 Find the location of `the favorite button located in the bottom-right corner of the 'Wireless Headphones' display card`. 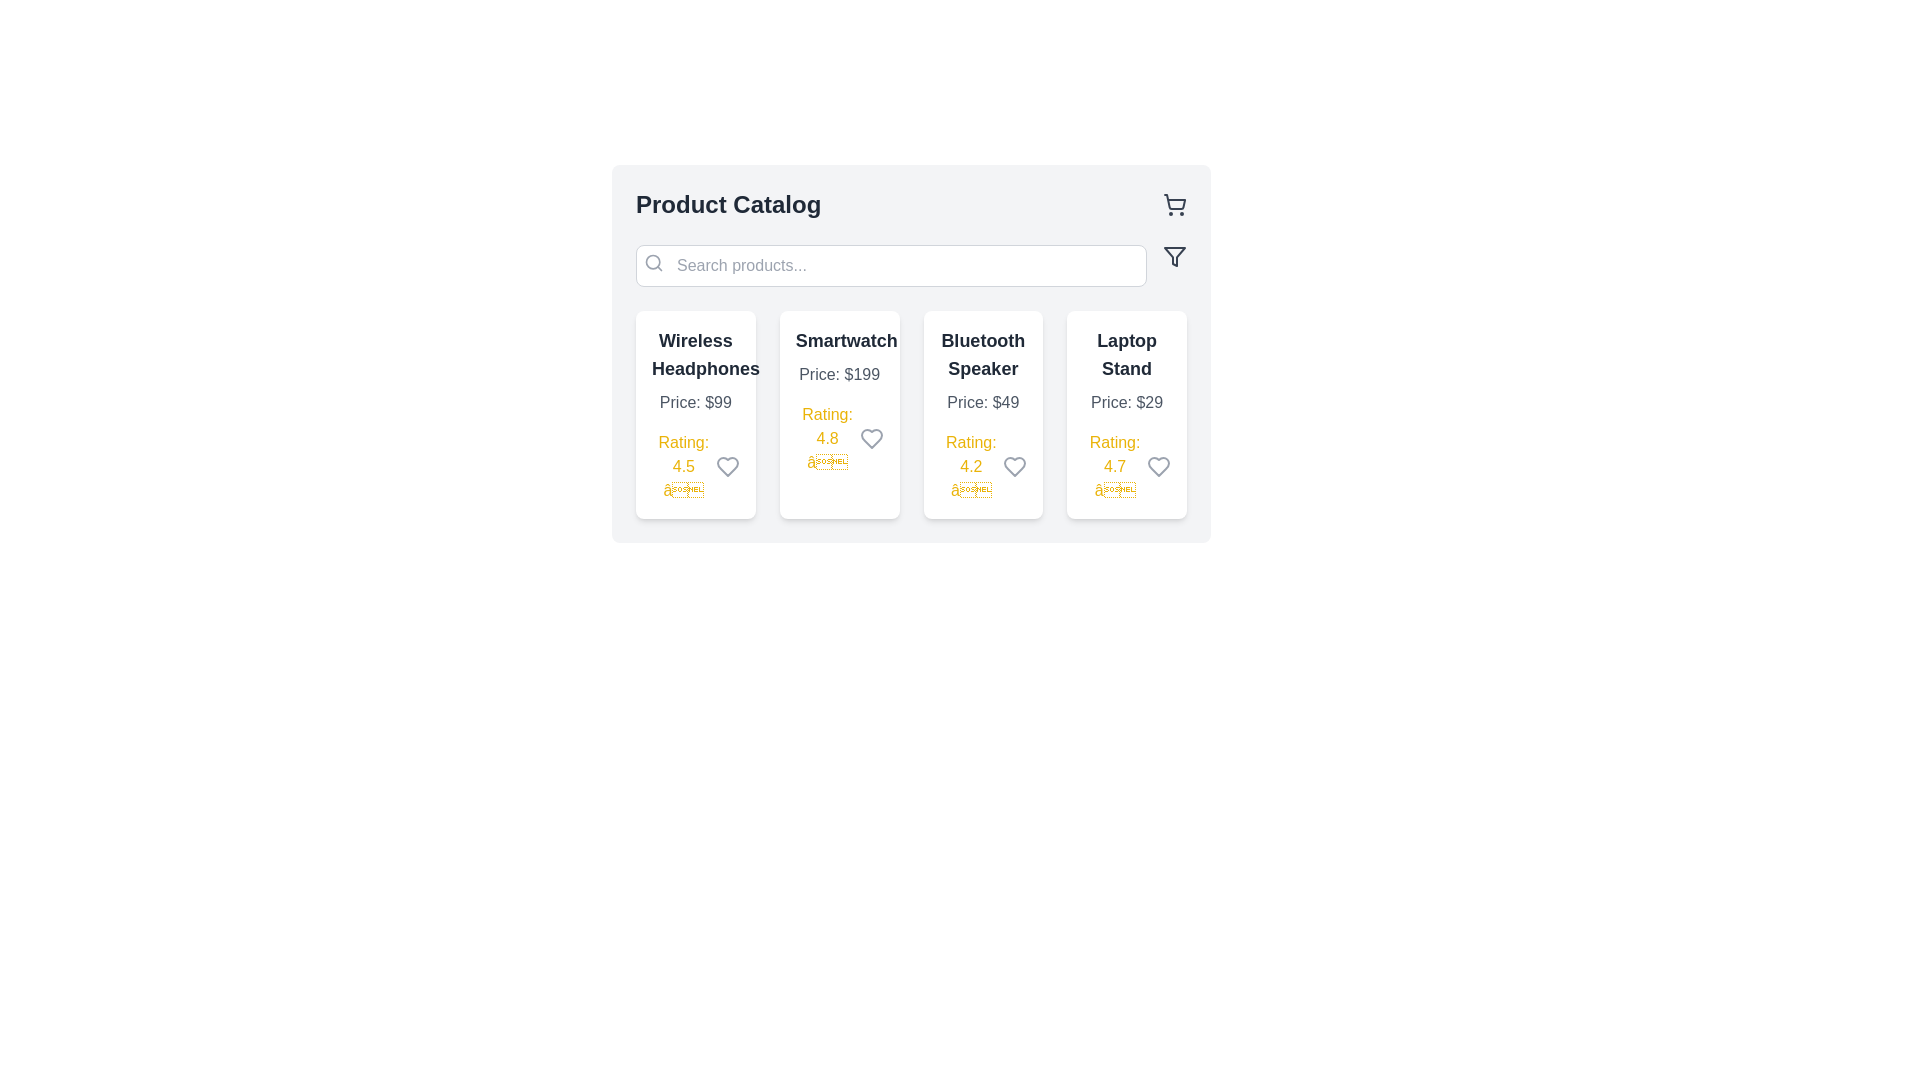

the favorite button located in the bottom-right corner of the 'Wireless Headphones' display card is located at coordinates (726, 466).